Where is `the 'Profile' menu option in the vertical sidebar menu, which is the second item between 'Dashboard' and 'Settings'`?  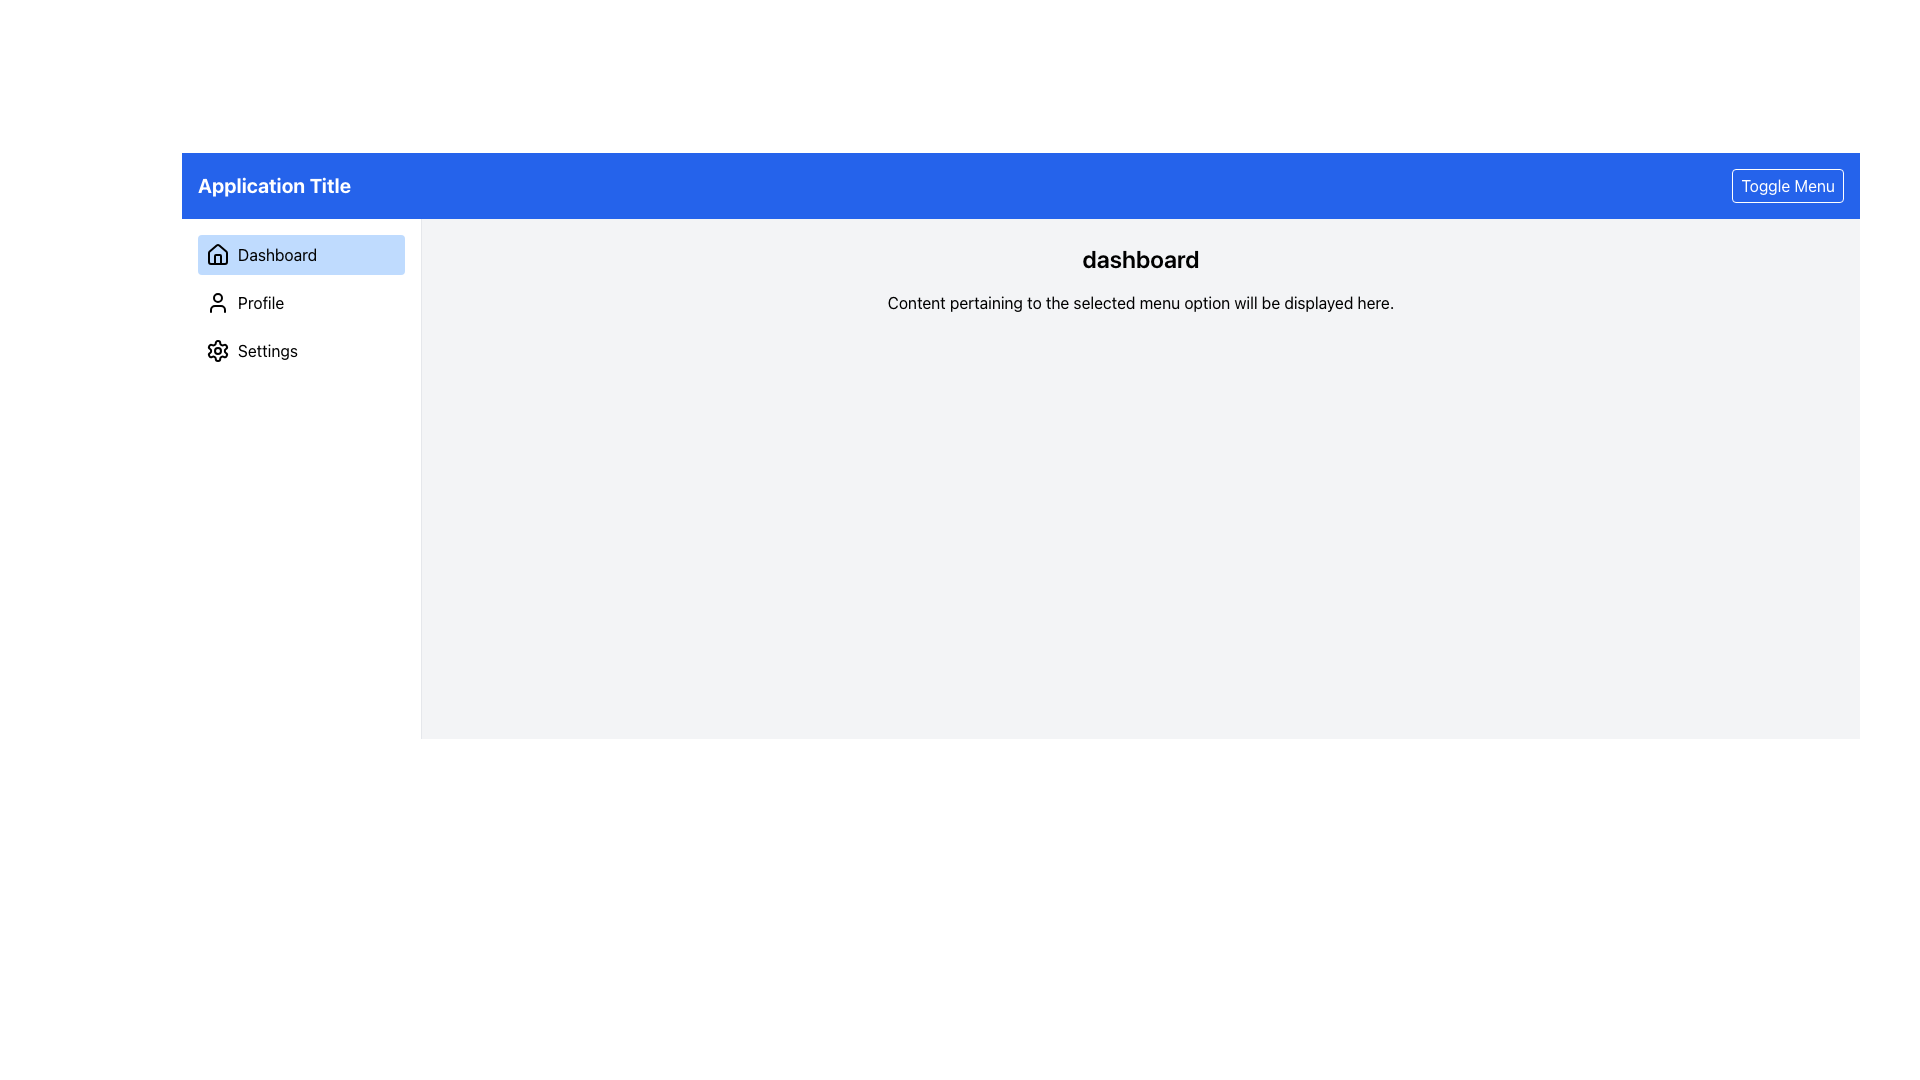 the 'Profile' menu option in the vertical sidebar menu, which is the second item between 'Dashboard' and 'Settings' is located at coordinates (260, 303).